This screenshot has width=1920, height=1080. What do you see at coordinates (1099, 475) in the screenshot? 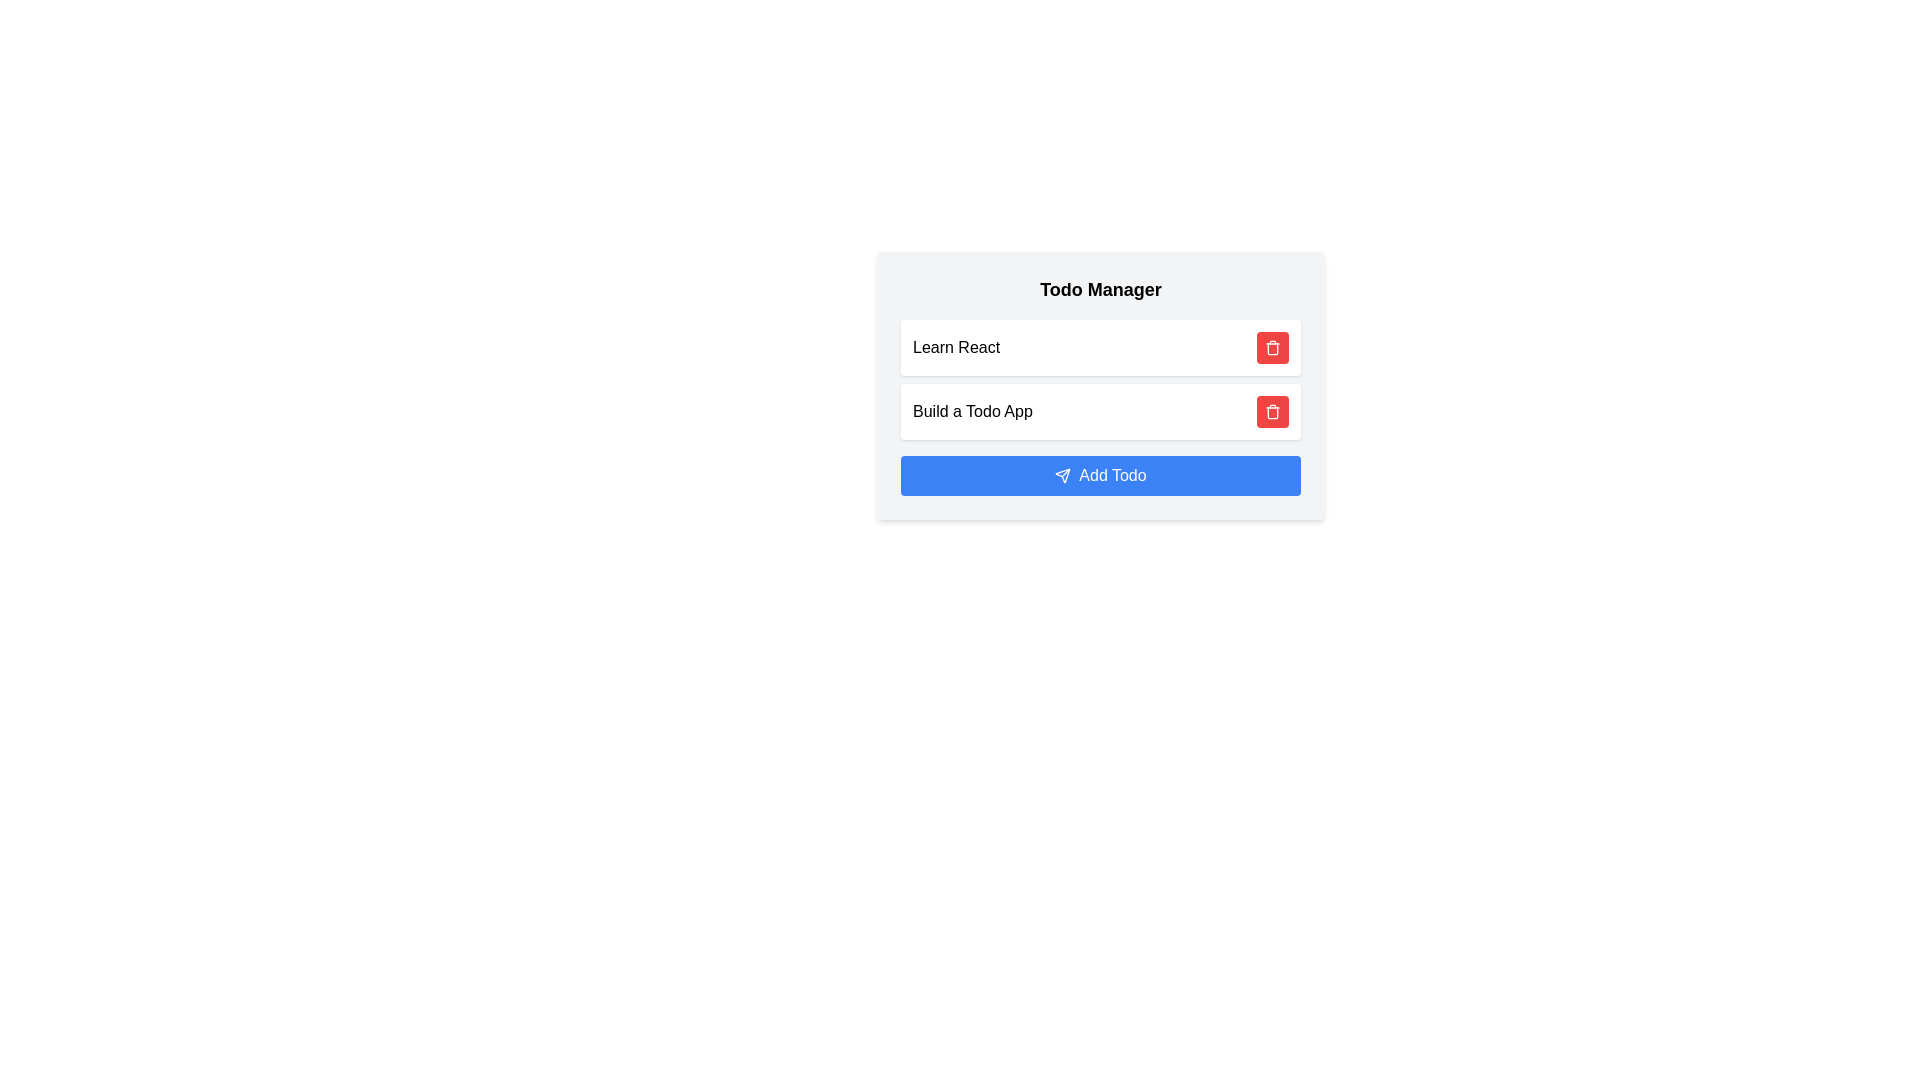
I see `the blue 'Add Todo' button with a paper plane icon located at the bottom center of the 'Todo Manager' card to initiate adding a new todo` at bounding box center [1099, 475].